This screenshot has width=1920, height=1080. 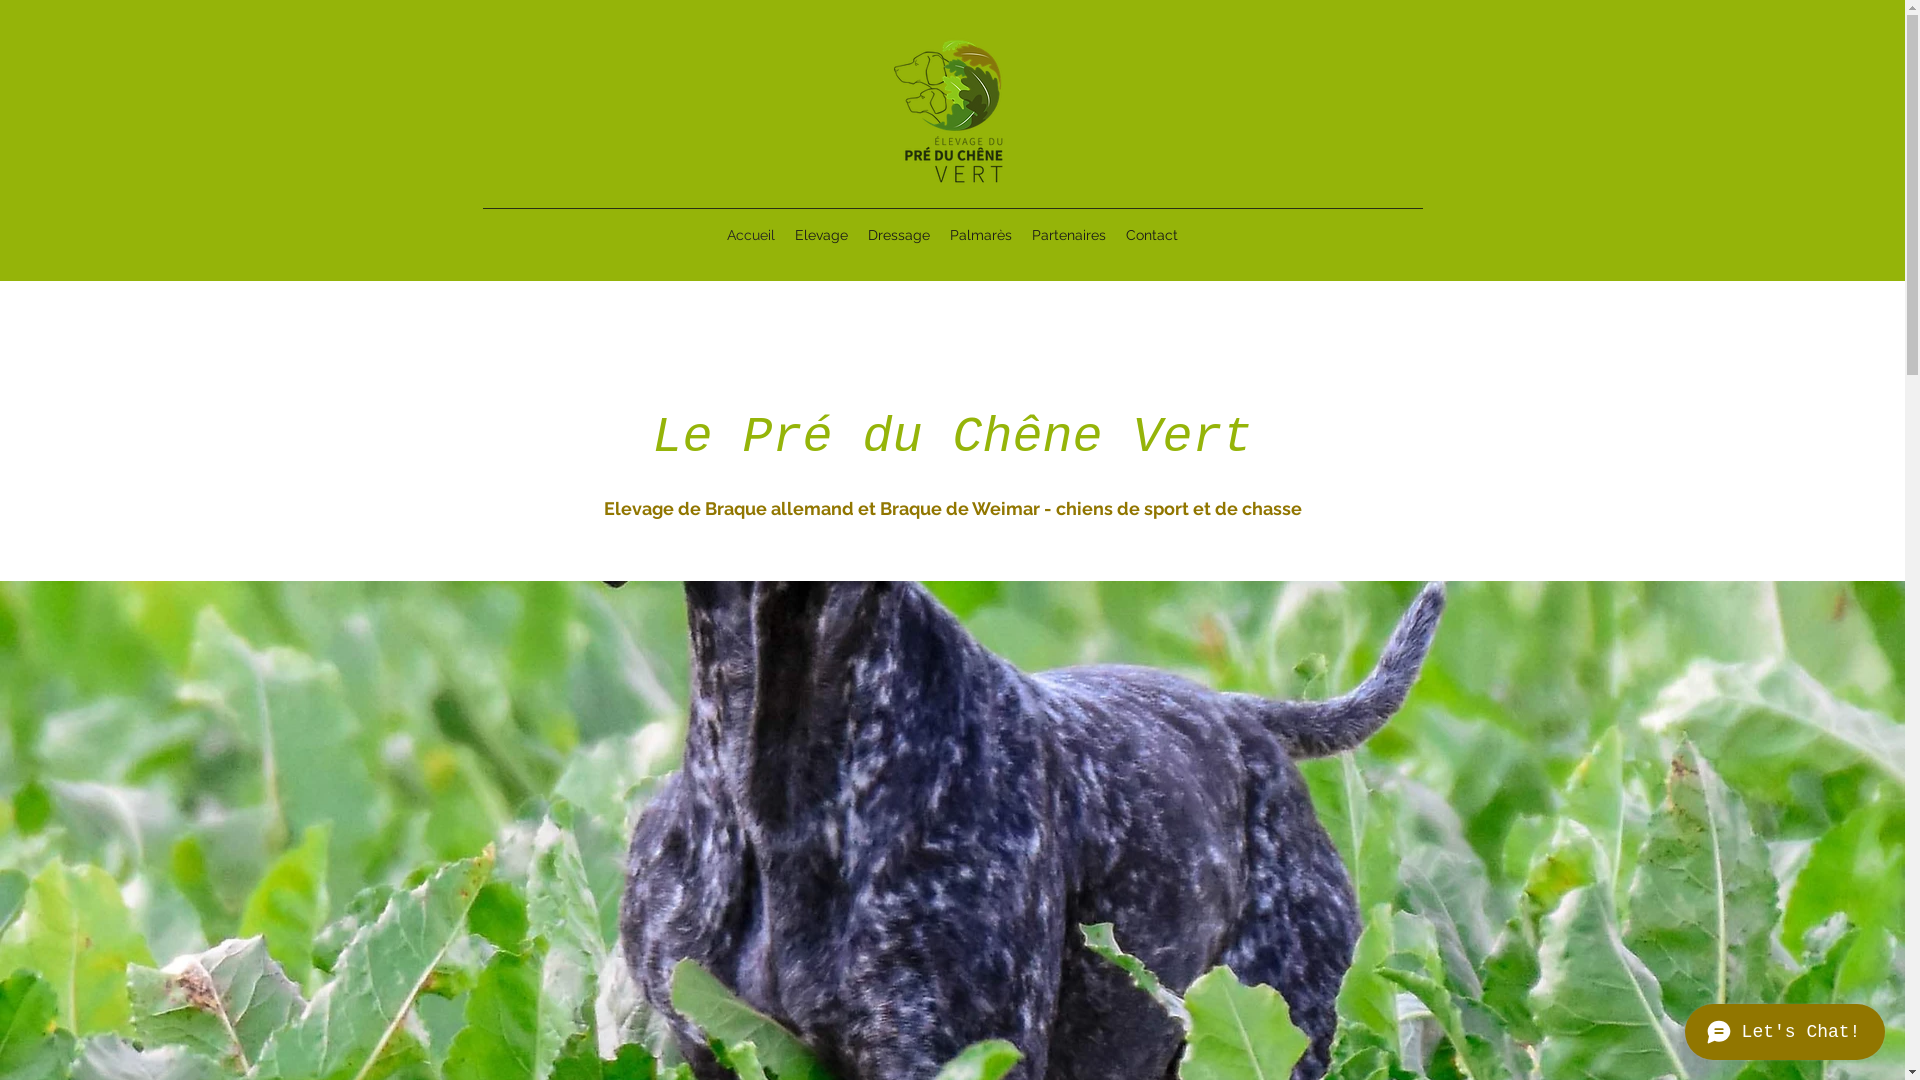 I want to click on 'Partenaires', so click(x=1068, y=234).